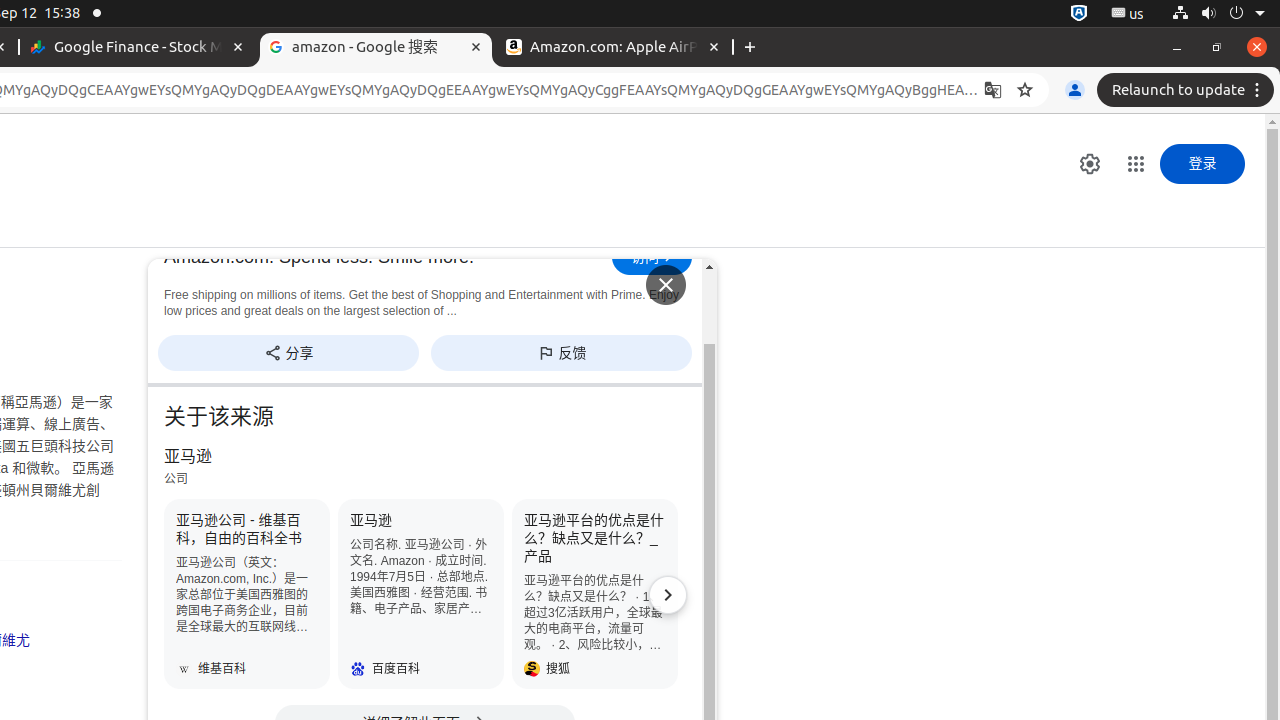  I want to click on '登录', so click(1201, 163).